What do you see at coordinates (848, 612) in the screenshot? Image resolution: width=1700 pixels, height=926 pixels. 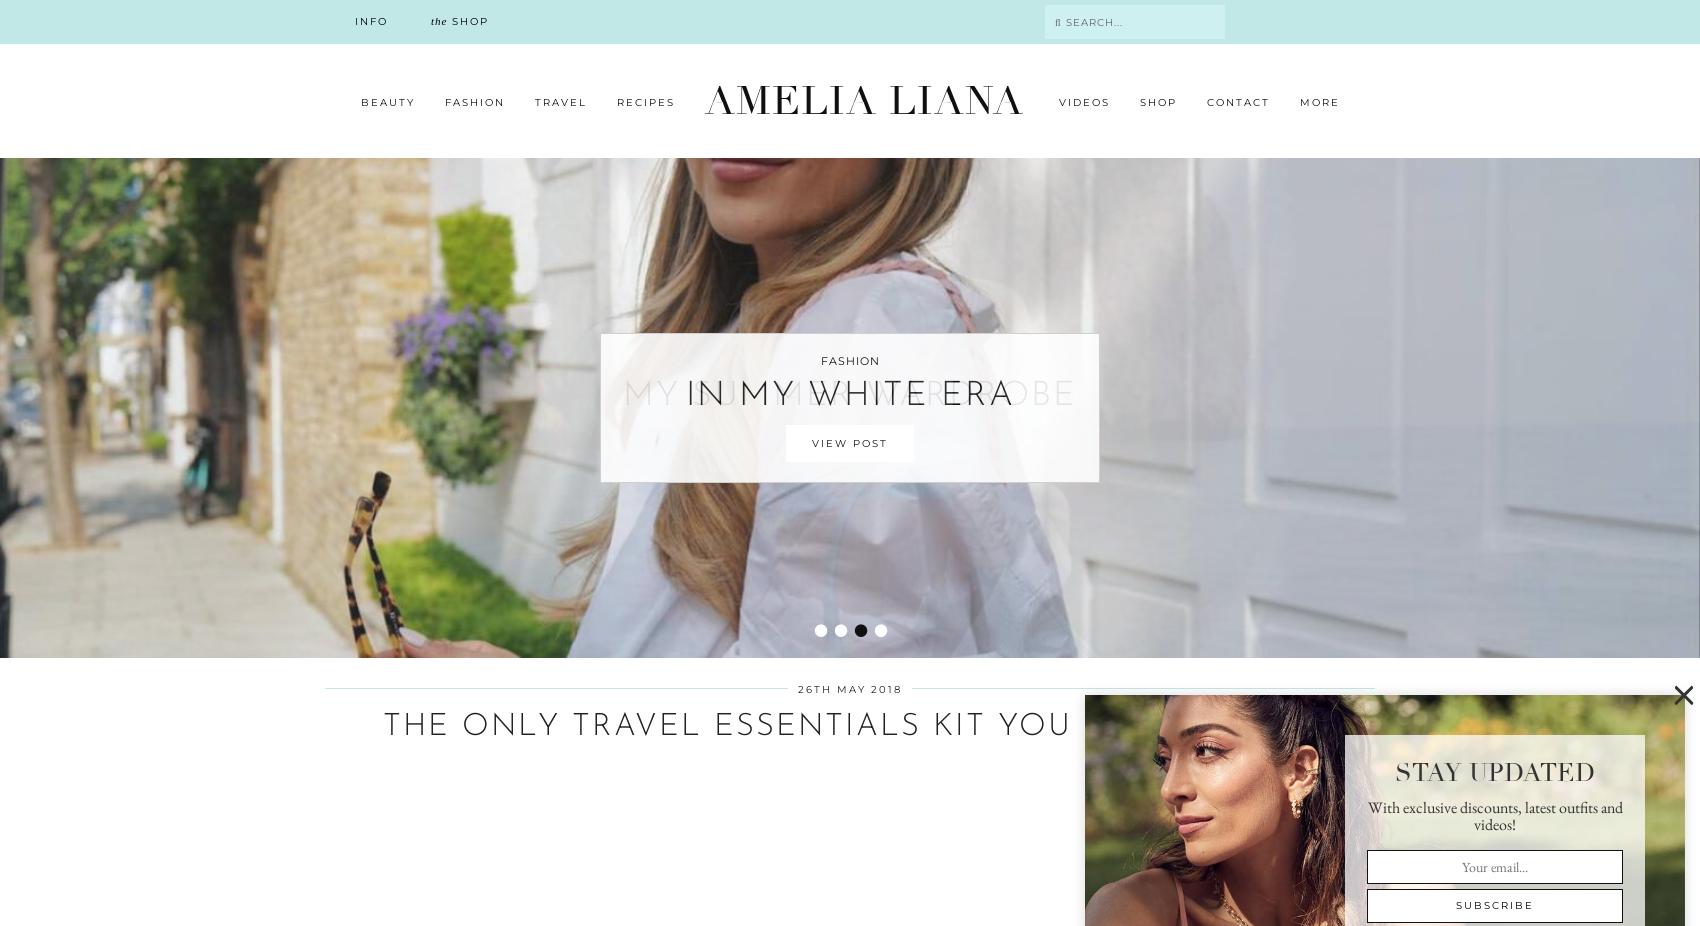 I see `'MY VISIT TO LAKE COMO'` at bounding box center [848, 612].